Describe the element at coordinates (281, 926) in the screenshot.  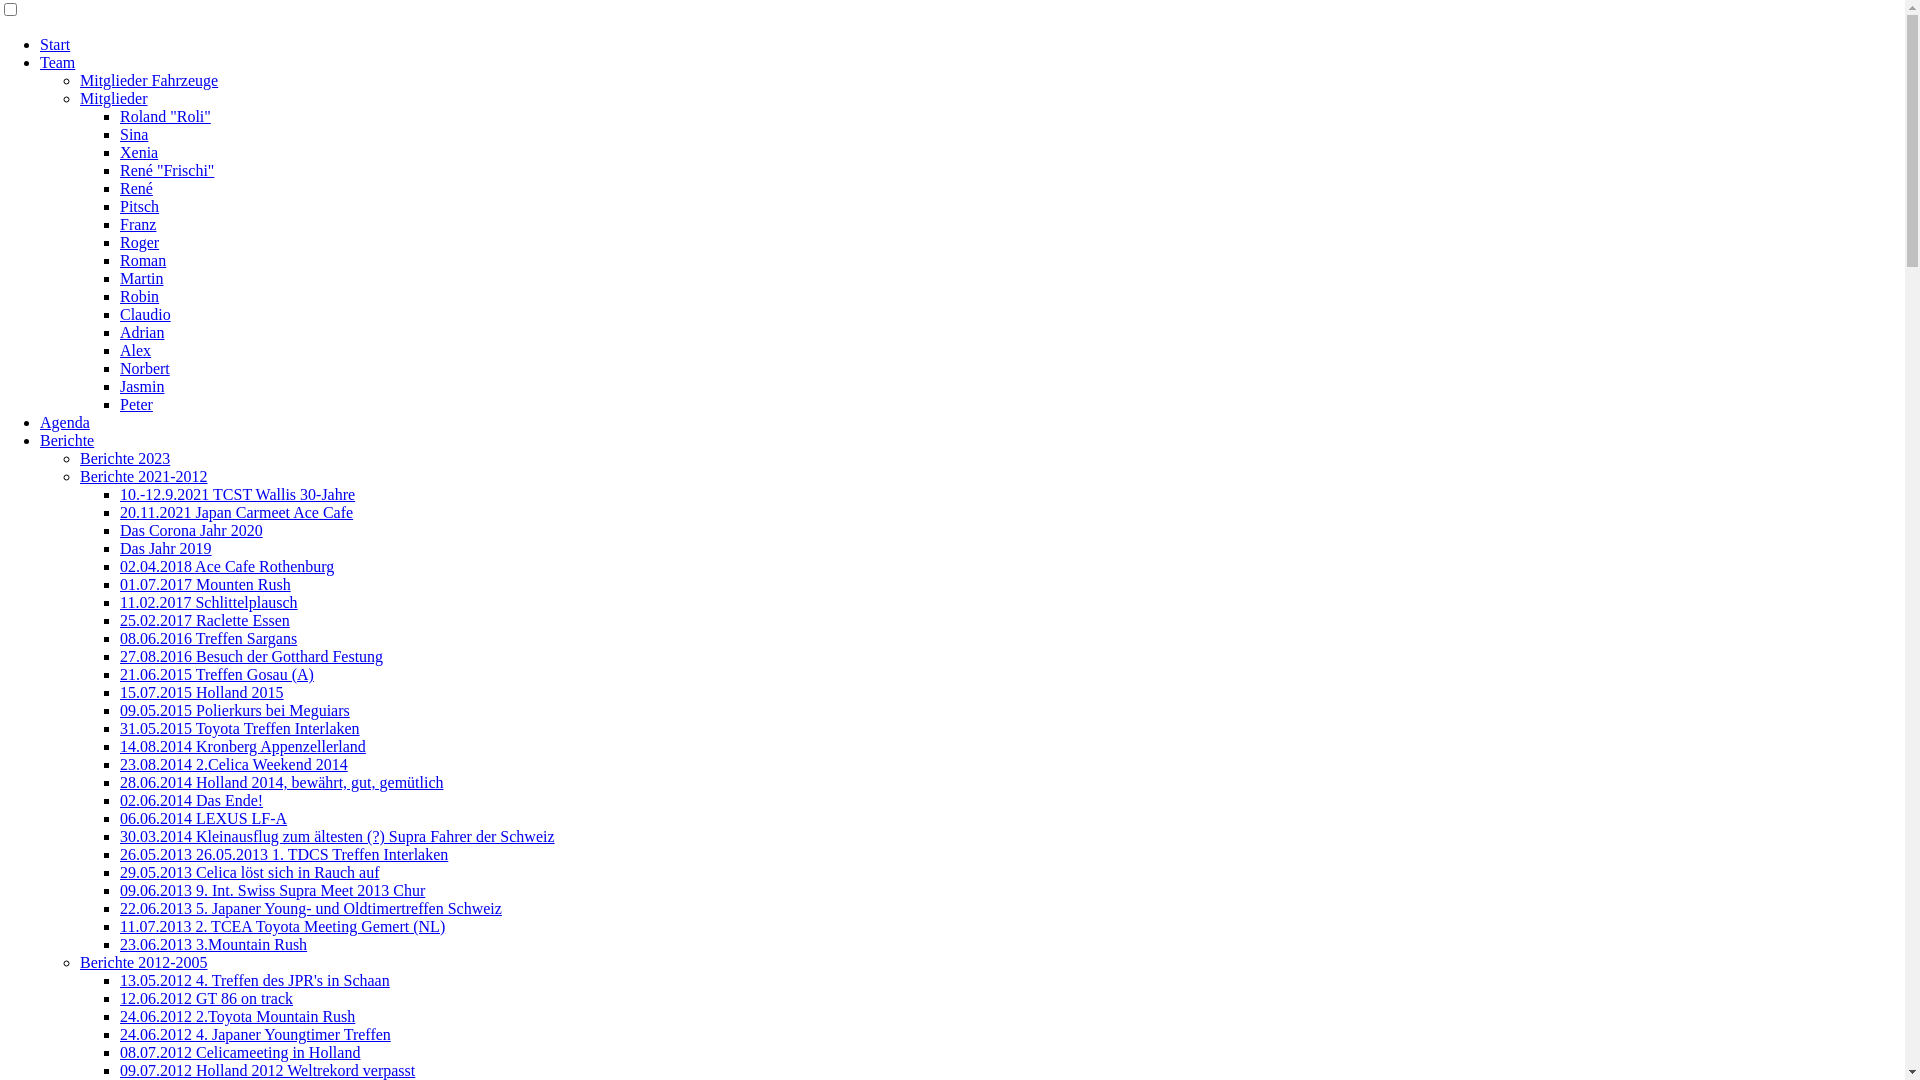
I see `'11.07.2013 2. TCEA Toyota Meeting Gemert (NL)'` at that location.